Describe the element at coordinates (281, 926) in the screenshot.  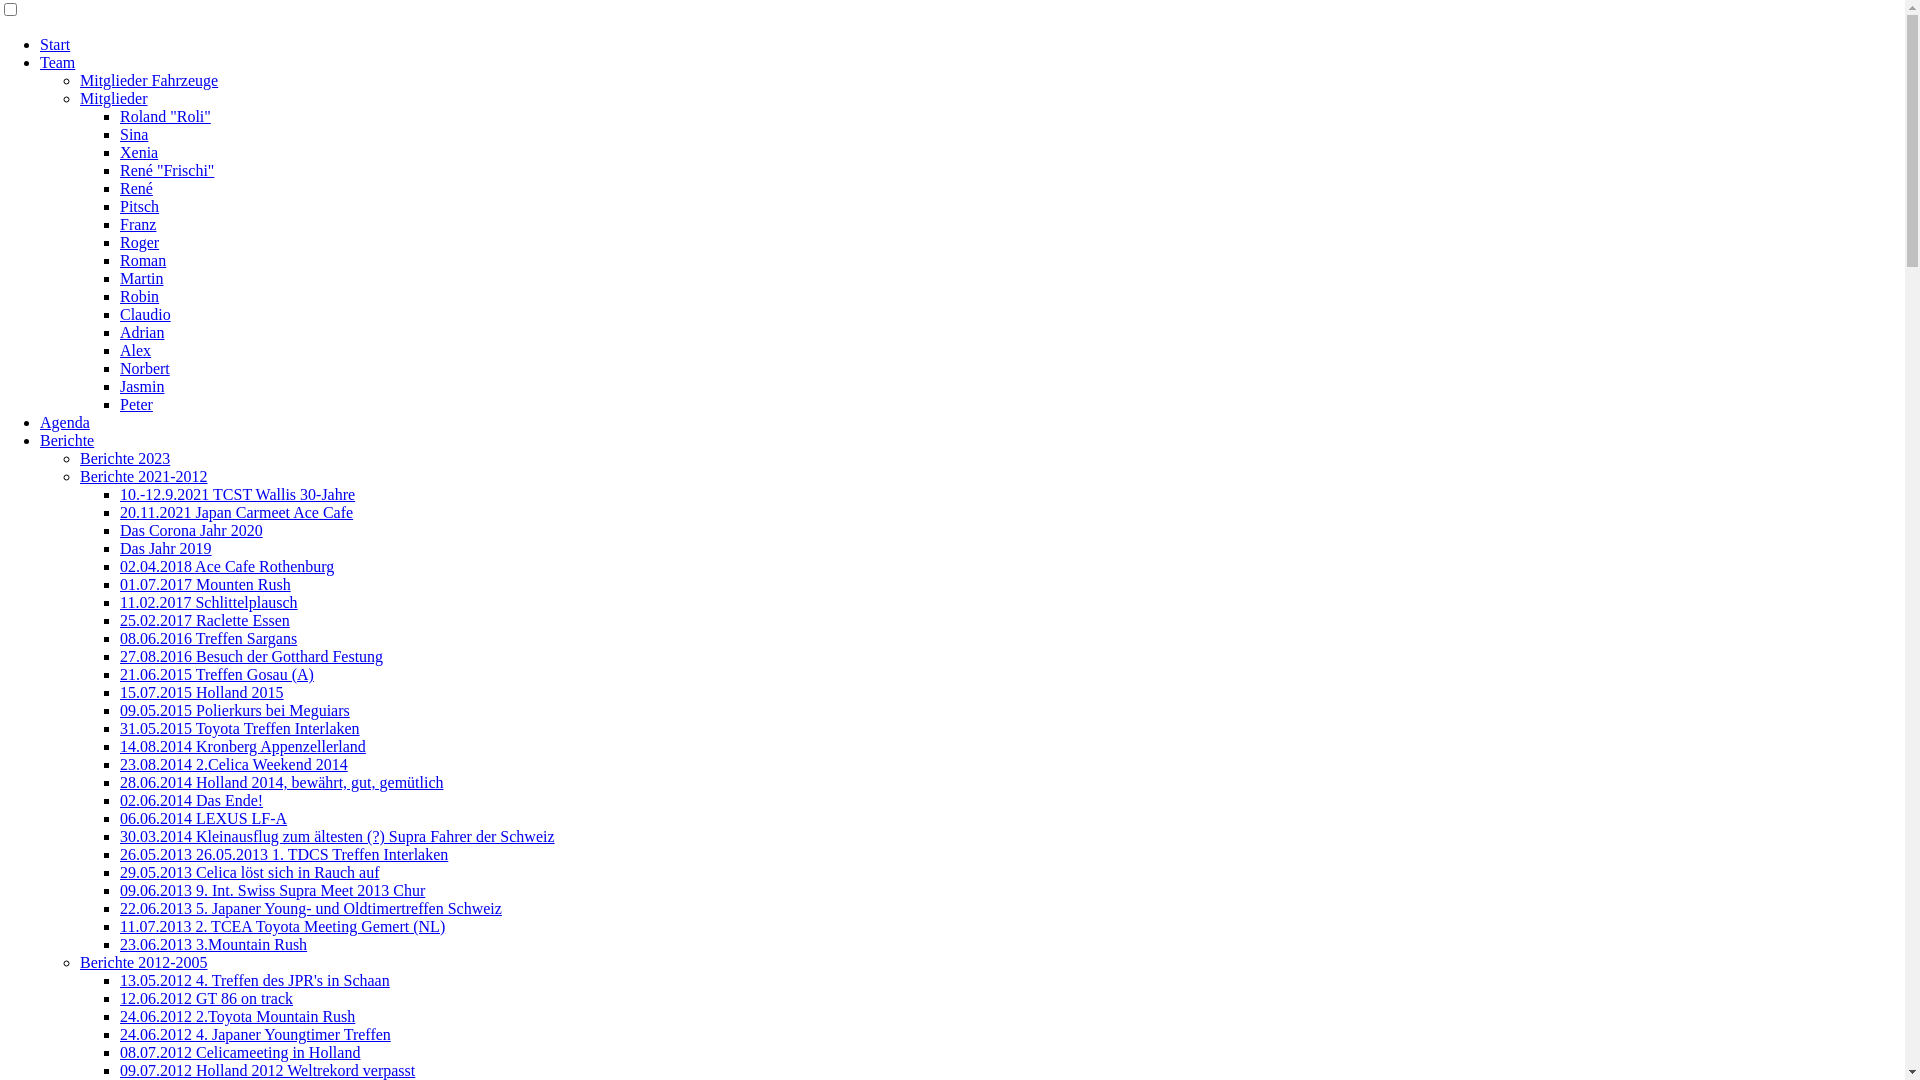
I see `'11.07.2013 2. TCEA Toyota Meeting Gemert (NL)'` at that location.